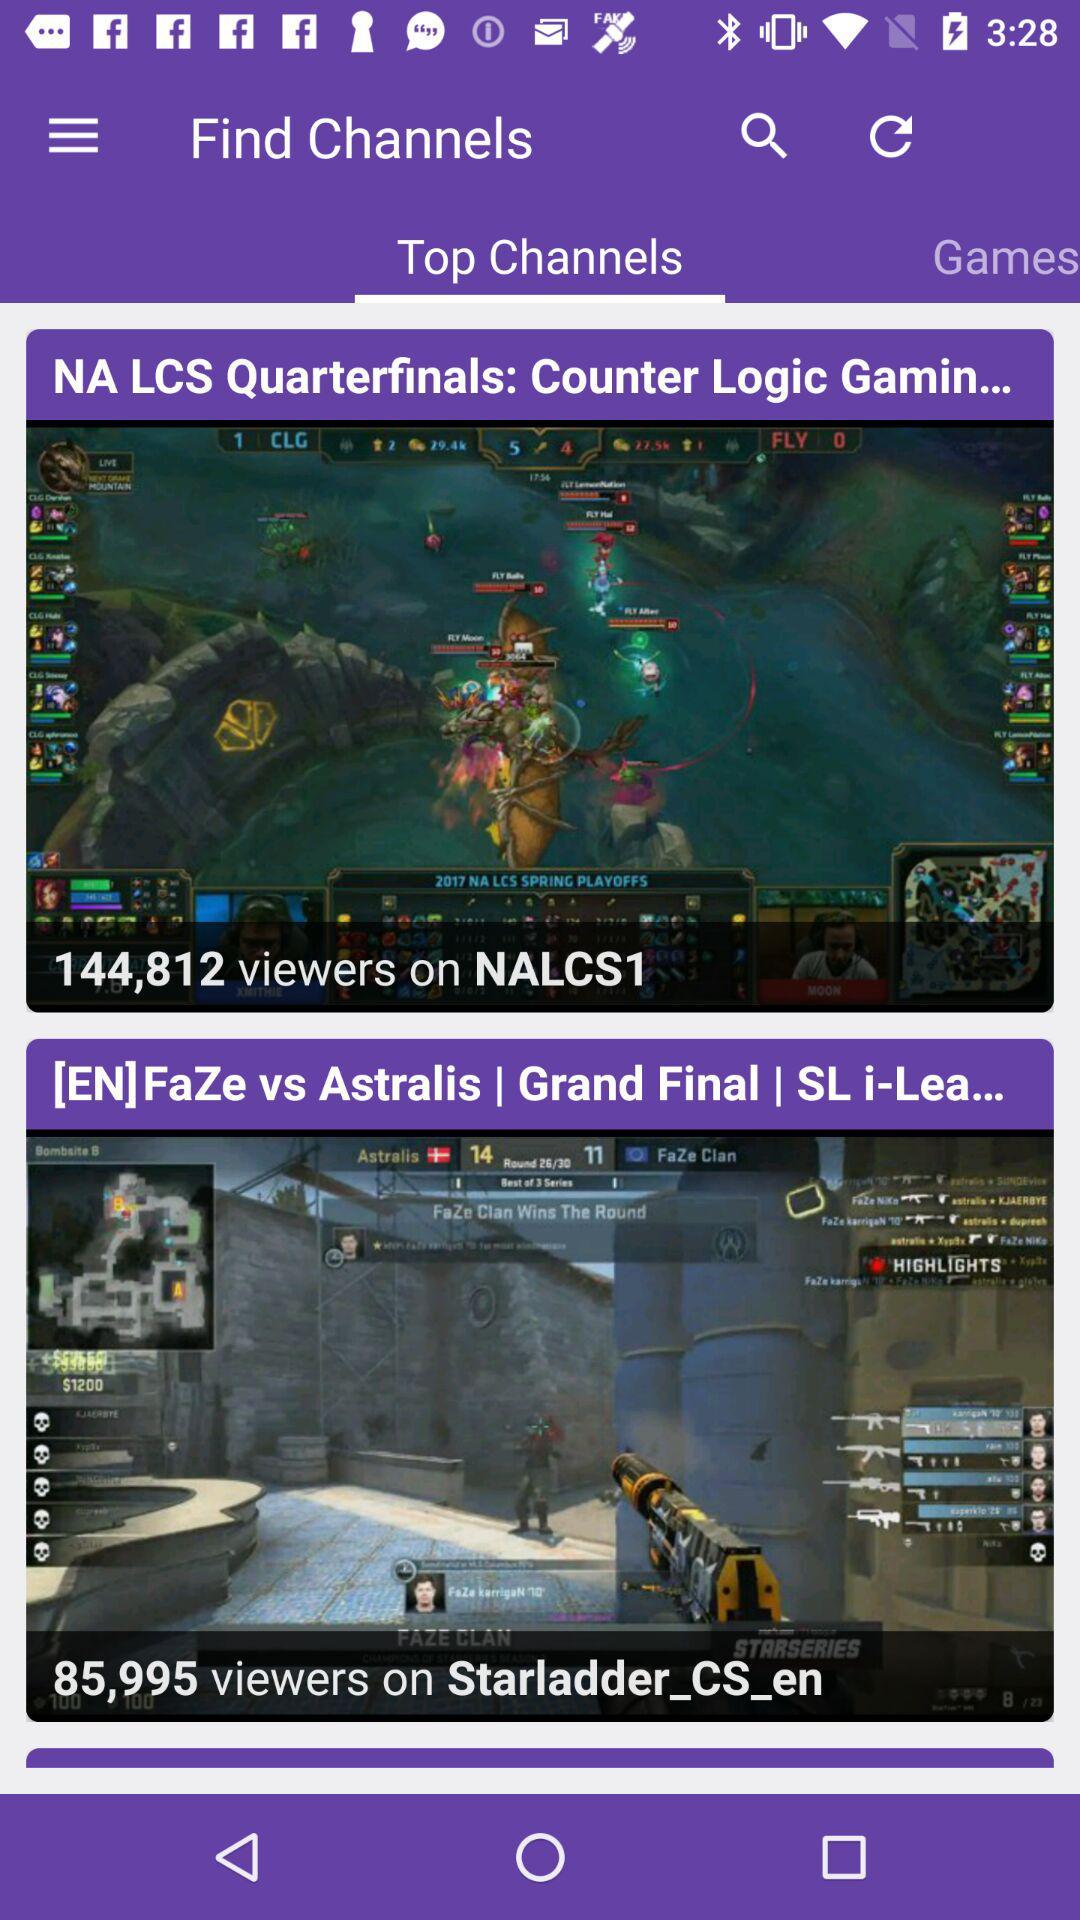 The width and height of the screenshot is (1080, 1920). What do you see at coordinates (764, 135) in the screenshot?
I see `item above the na lcs quarterfinals icon` at bounding box center [764, 135].